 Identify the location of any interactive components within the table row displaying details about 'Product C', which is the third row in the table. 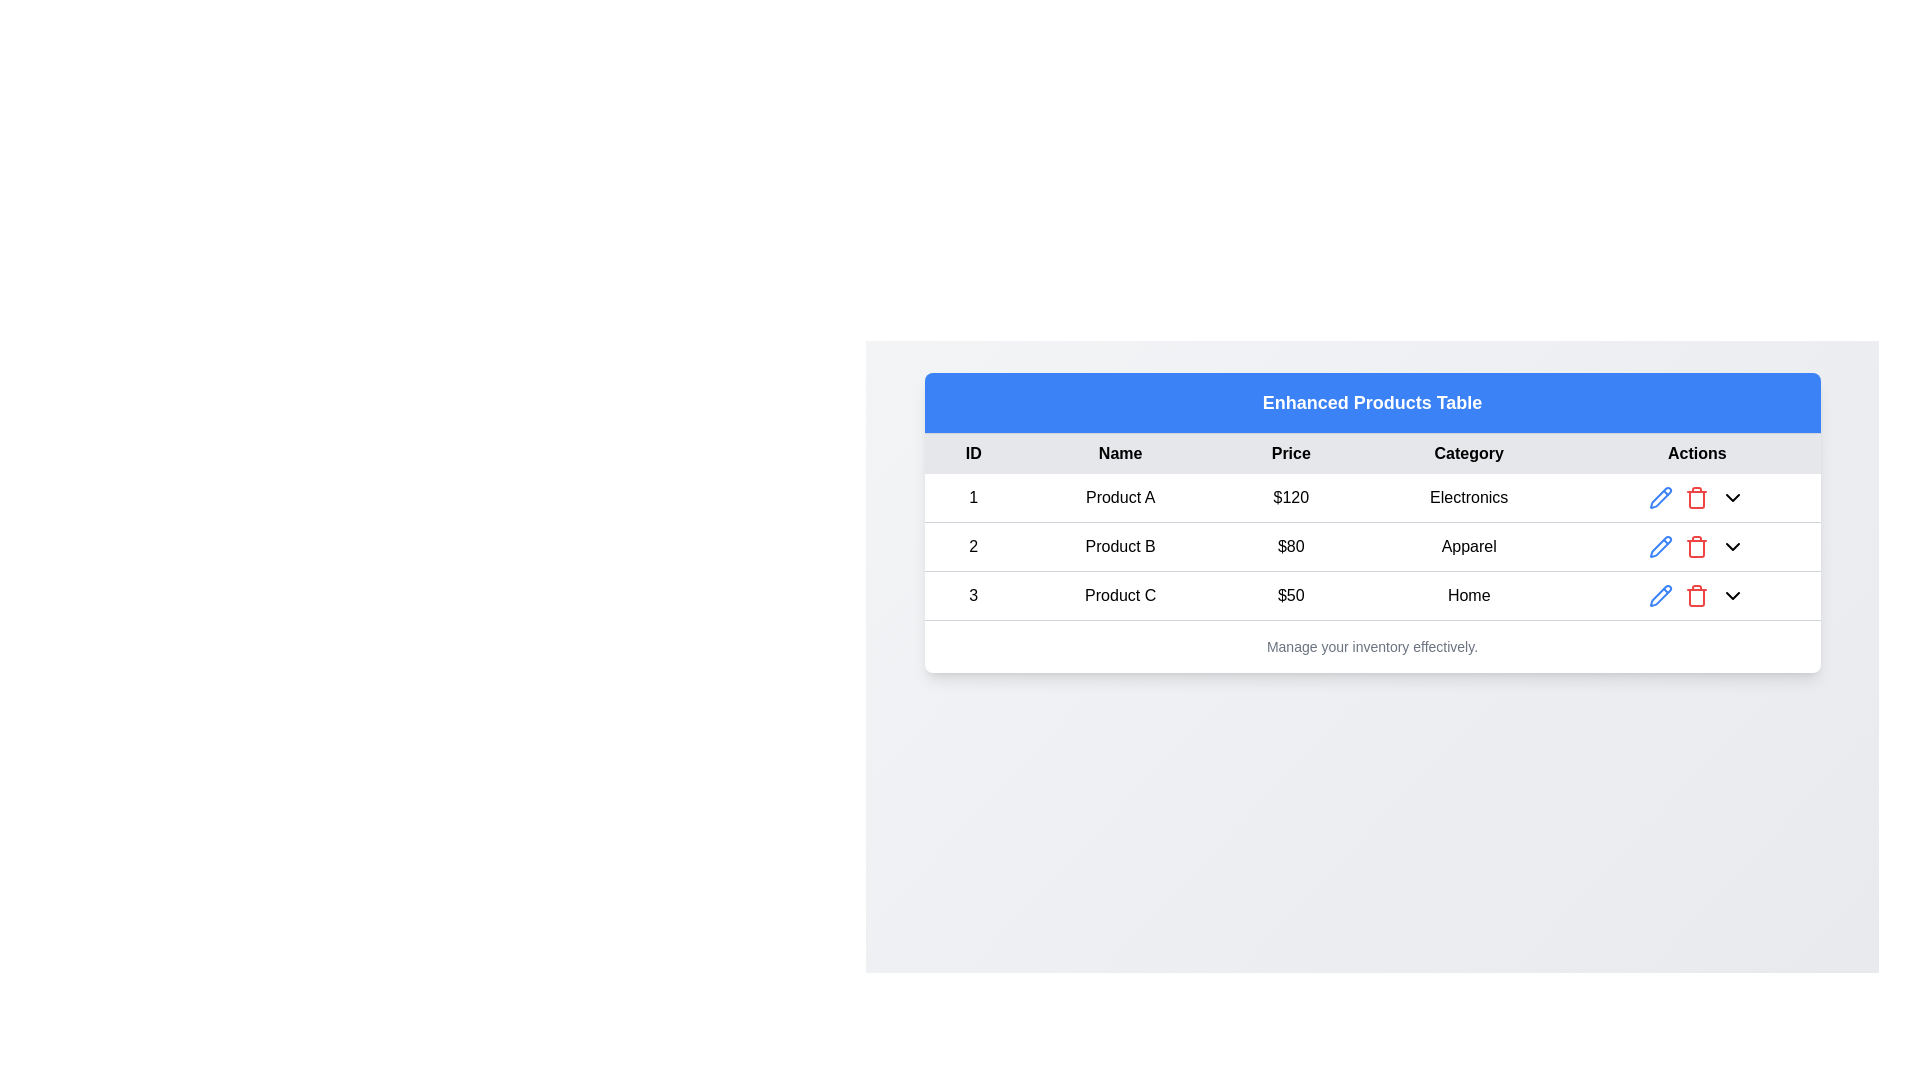
(1371, 595).